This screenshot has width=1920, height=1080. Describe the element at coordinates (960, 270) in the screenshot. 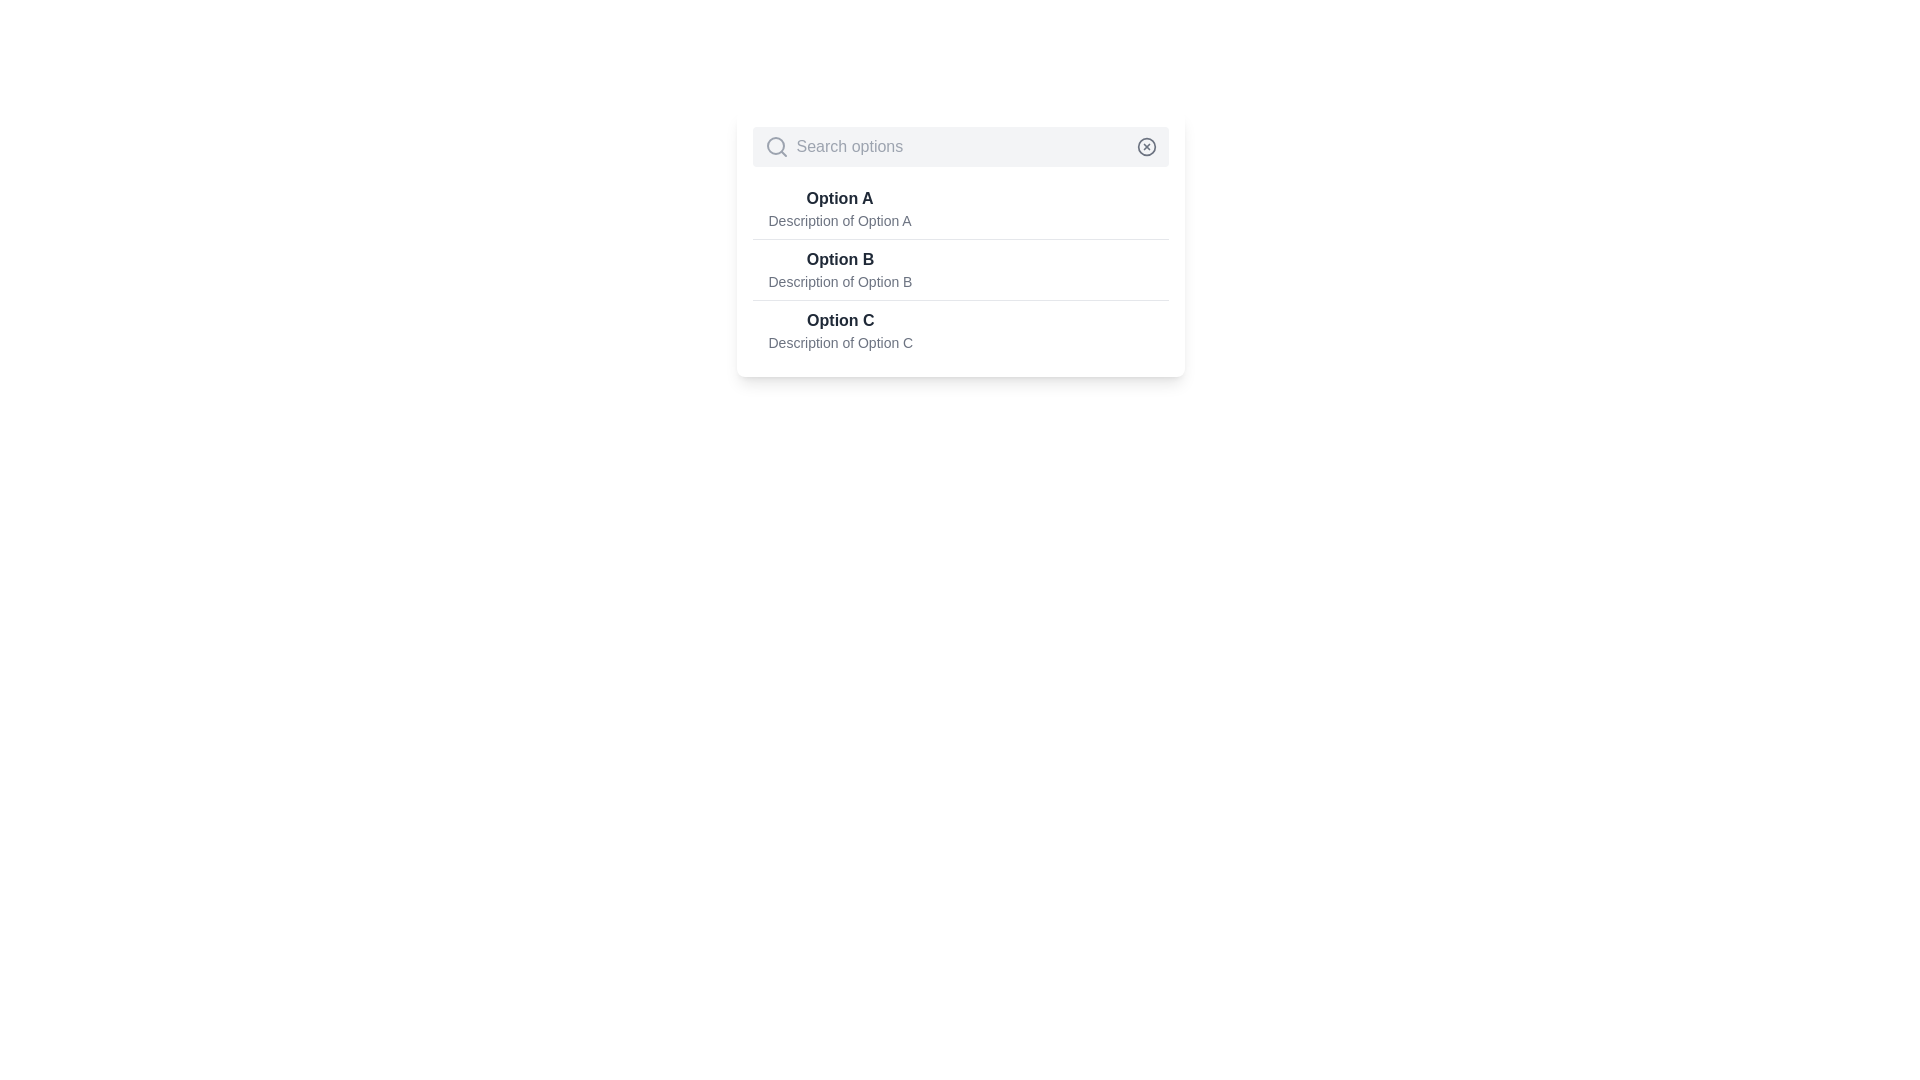

I see `the 'Option B' item in the dropdown menu` at that location.